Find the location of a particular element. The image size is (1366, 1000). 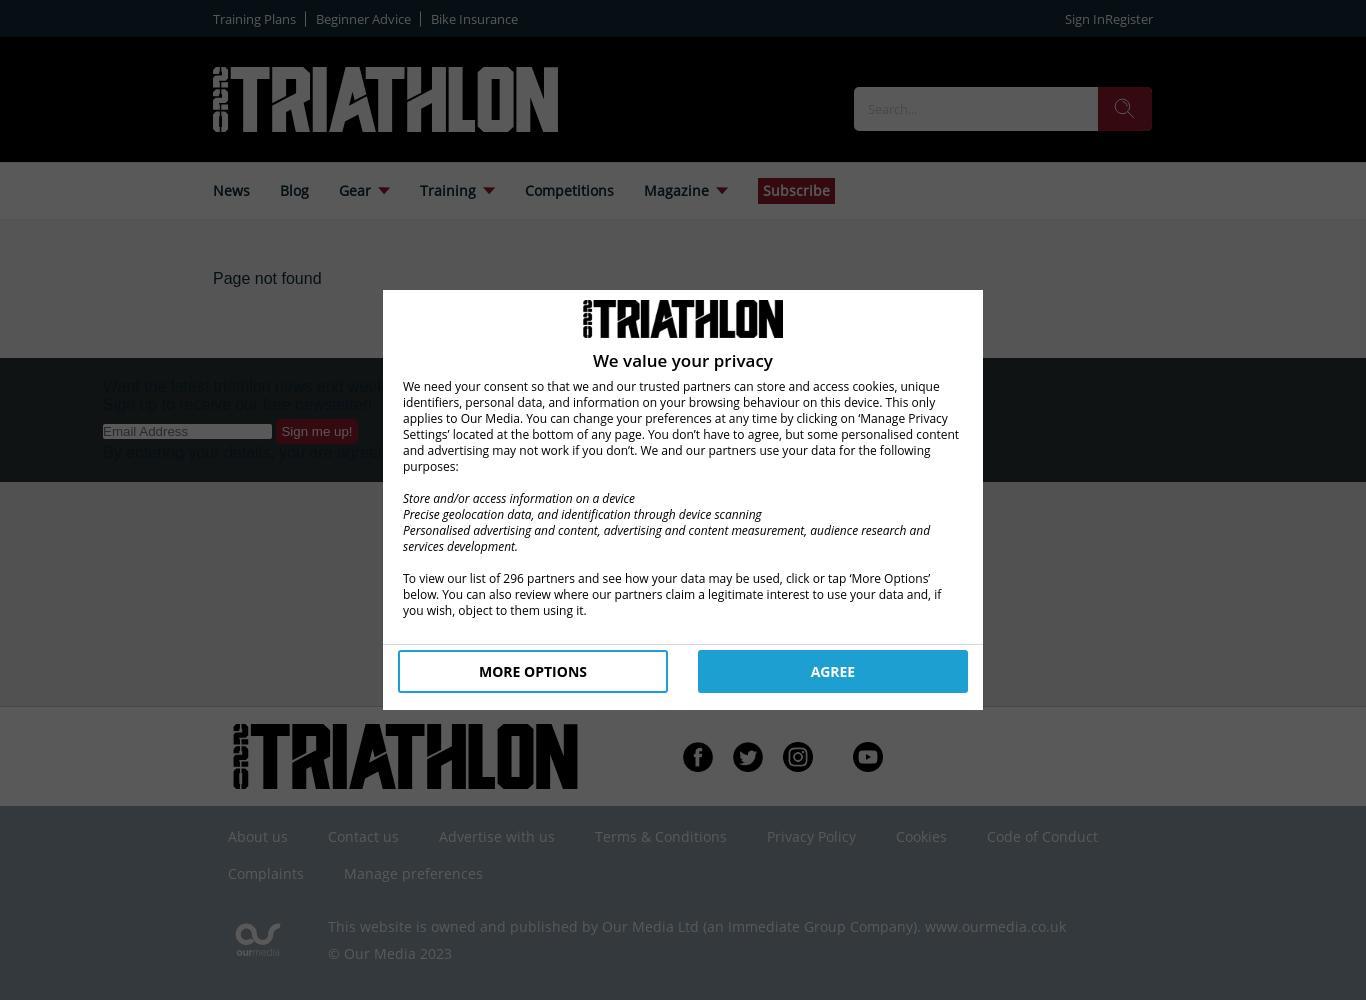

'Gift a subscription to 220 Triathlon magazine, save 55% and pay just £34.99 for 13 issues!' is located at coordinates (582, 596).